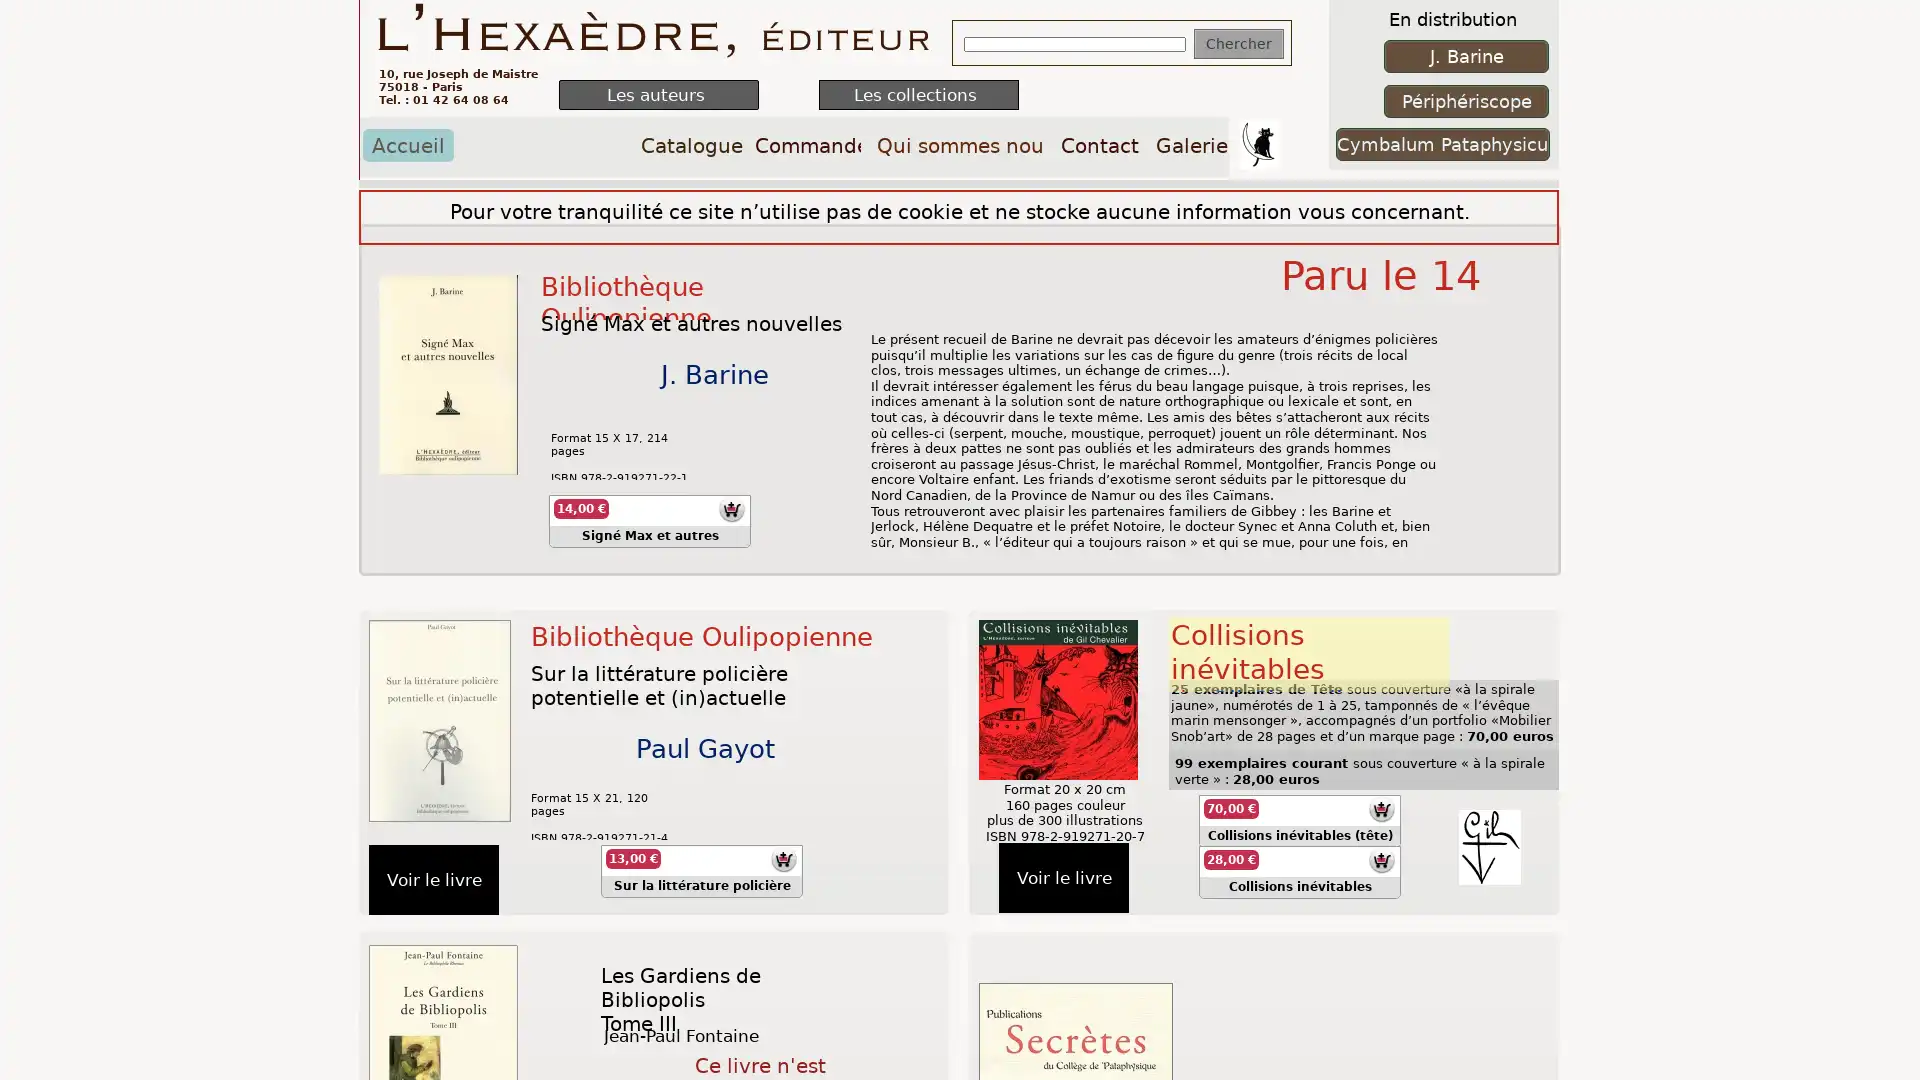  What do you see at coordinates (432, 878) in the screenshot?
I see `Voir le livre` at bounding box center [432, 878].